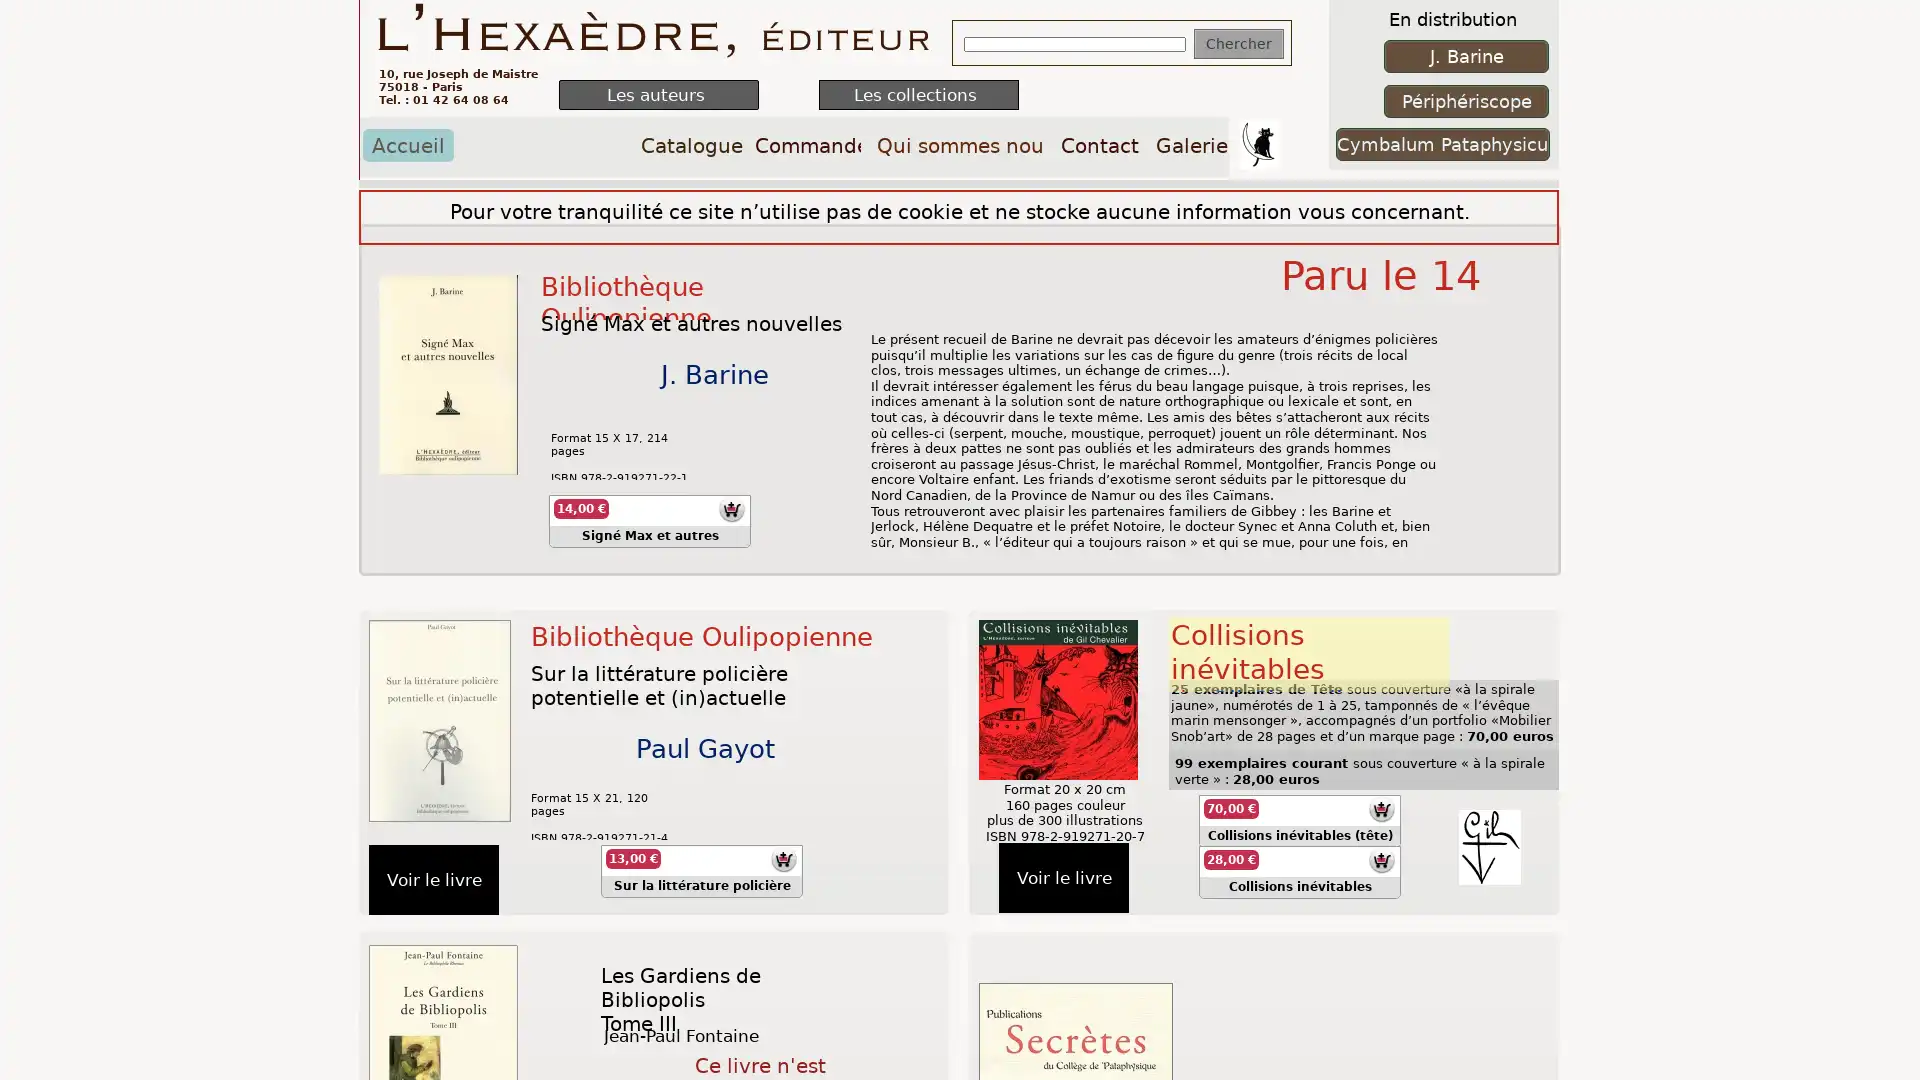  What do you see at coordinates (432, 878) in the screenshot?
I see `Voir le livre` at bounding box center [432, 878].